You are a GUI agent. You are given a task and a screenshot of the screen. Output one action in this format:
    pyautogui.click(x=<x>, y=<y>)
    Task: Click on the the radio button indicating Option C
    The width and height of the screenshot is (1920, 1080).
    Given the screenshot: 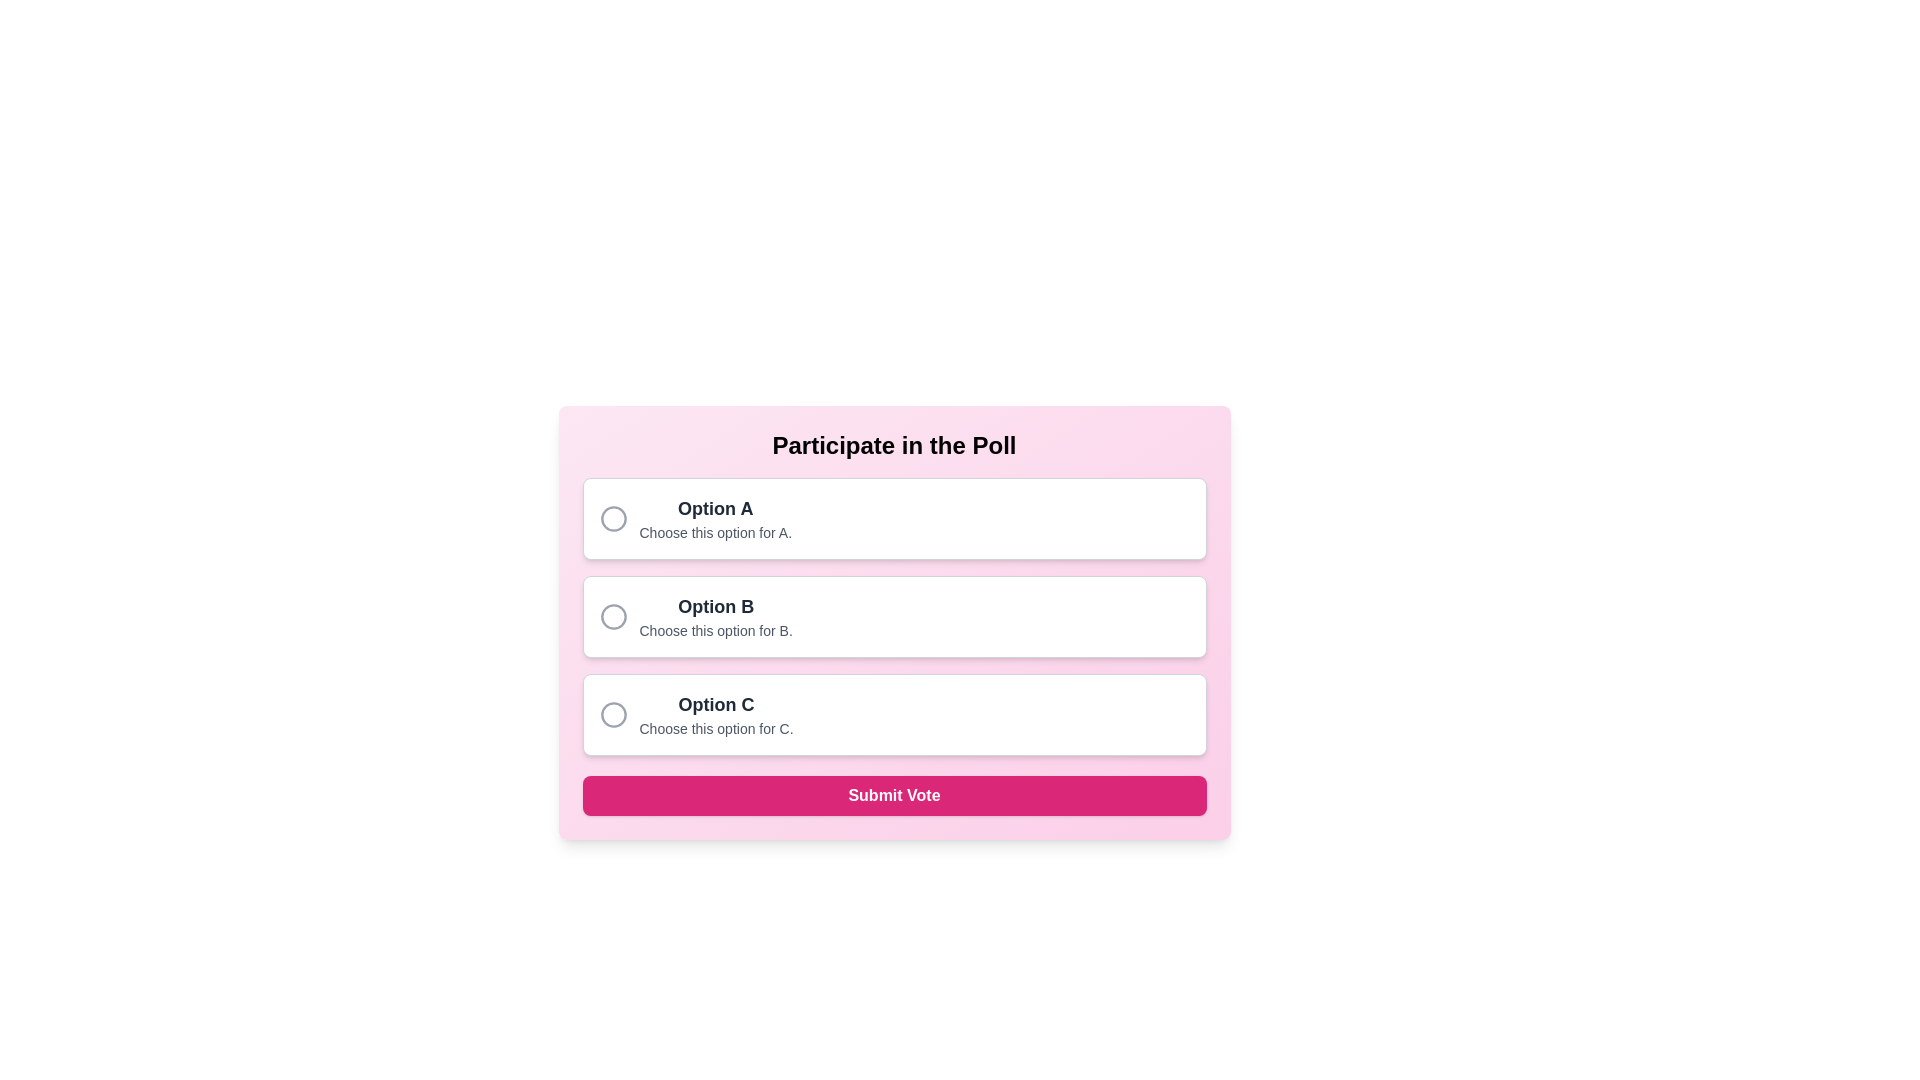 What is the action you would take?
    pyautogui.click(x=612, y=713)
    